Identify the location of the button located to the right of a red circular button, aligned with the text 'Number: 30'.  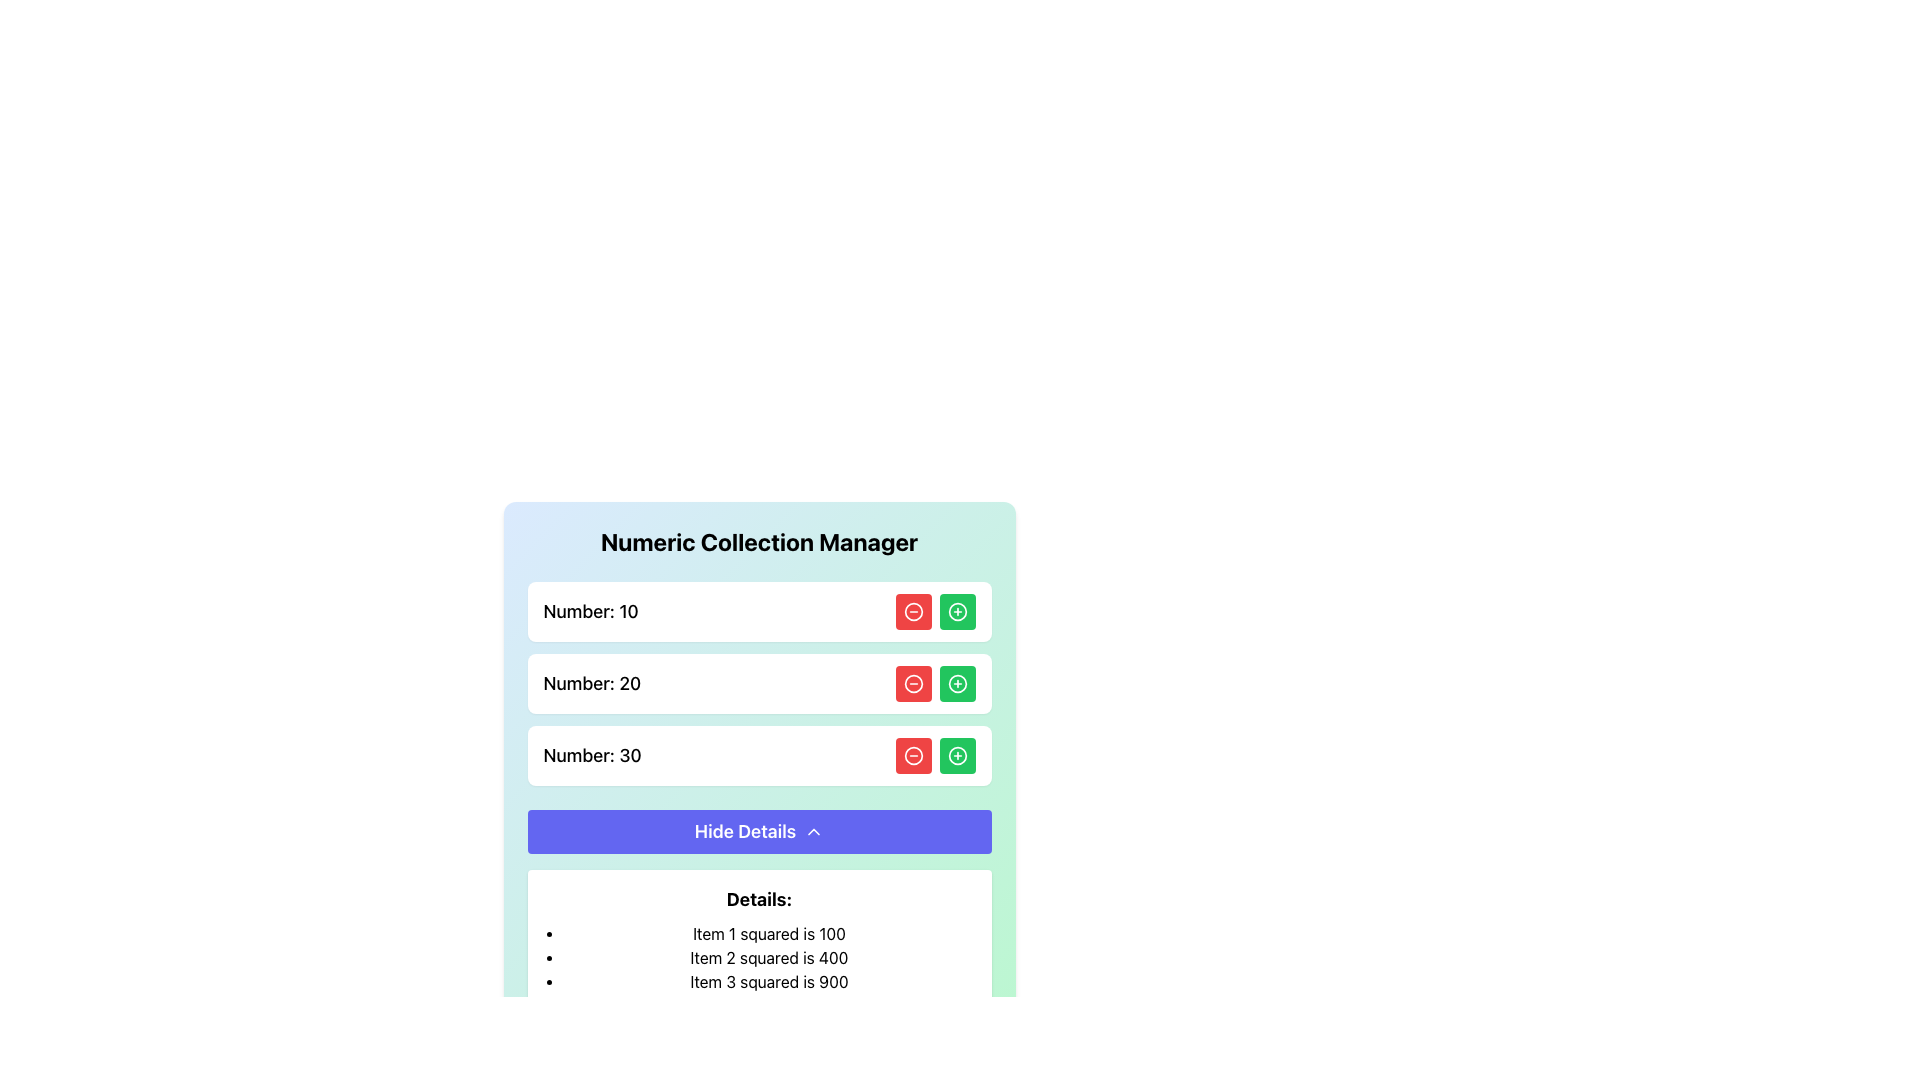
(956, 611).